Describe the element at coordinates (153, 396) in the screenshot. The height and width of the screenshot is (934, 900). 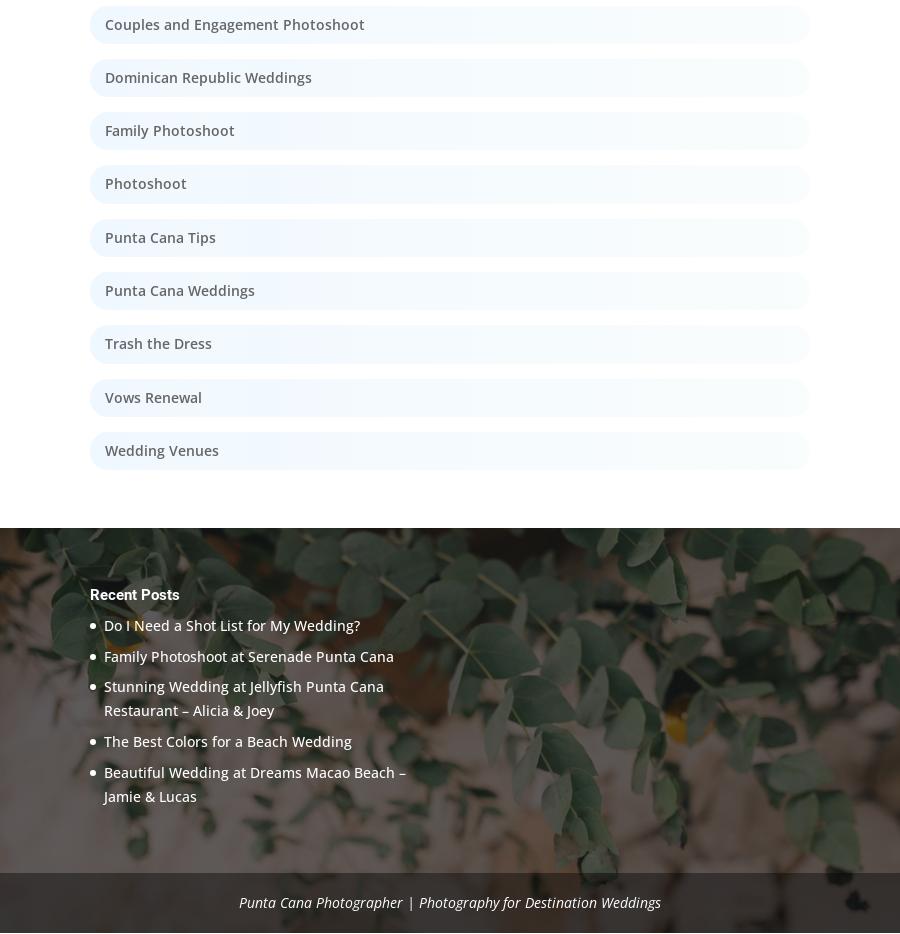
I see `'Vows Renewal'` at that location.